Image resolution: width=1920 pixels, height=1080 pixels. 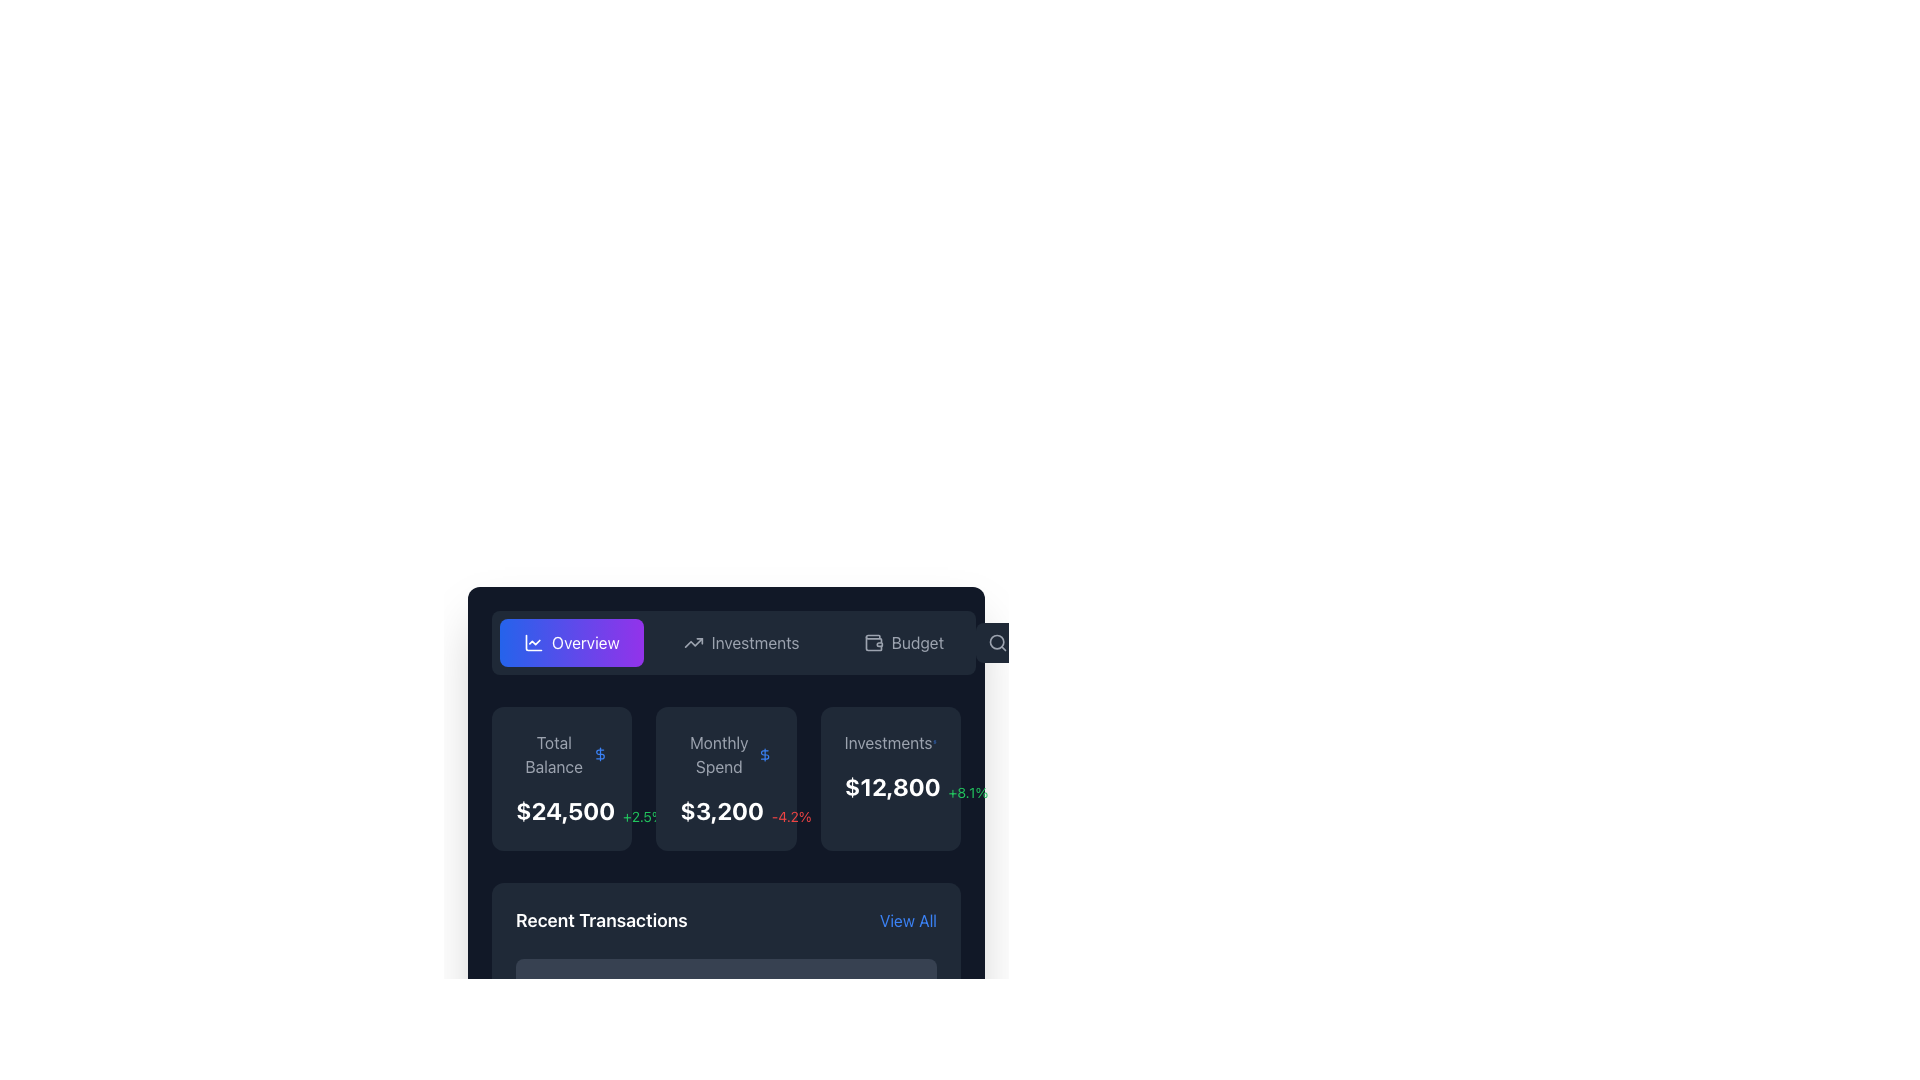 I want to click on information from the 'Investments' text label located at the top of the financial data card in the bottom right of the grid, so click(x=889, y=743).